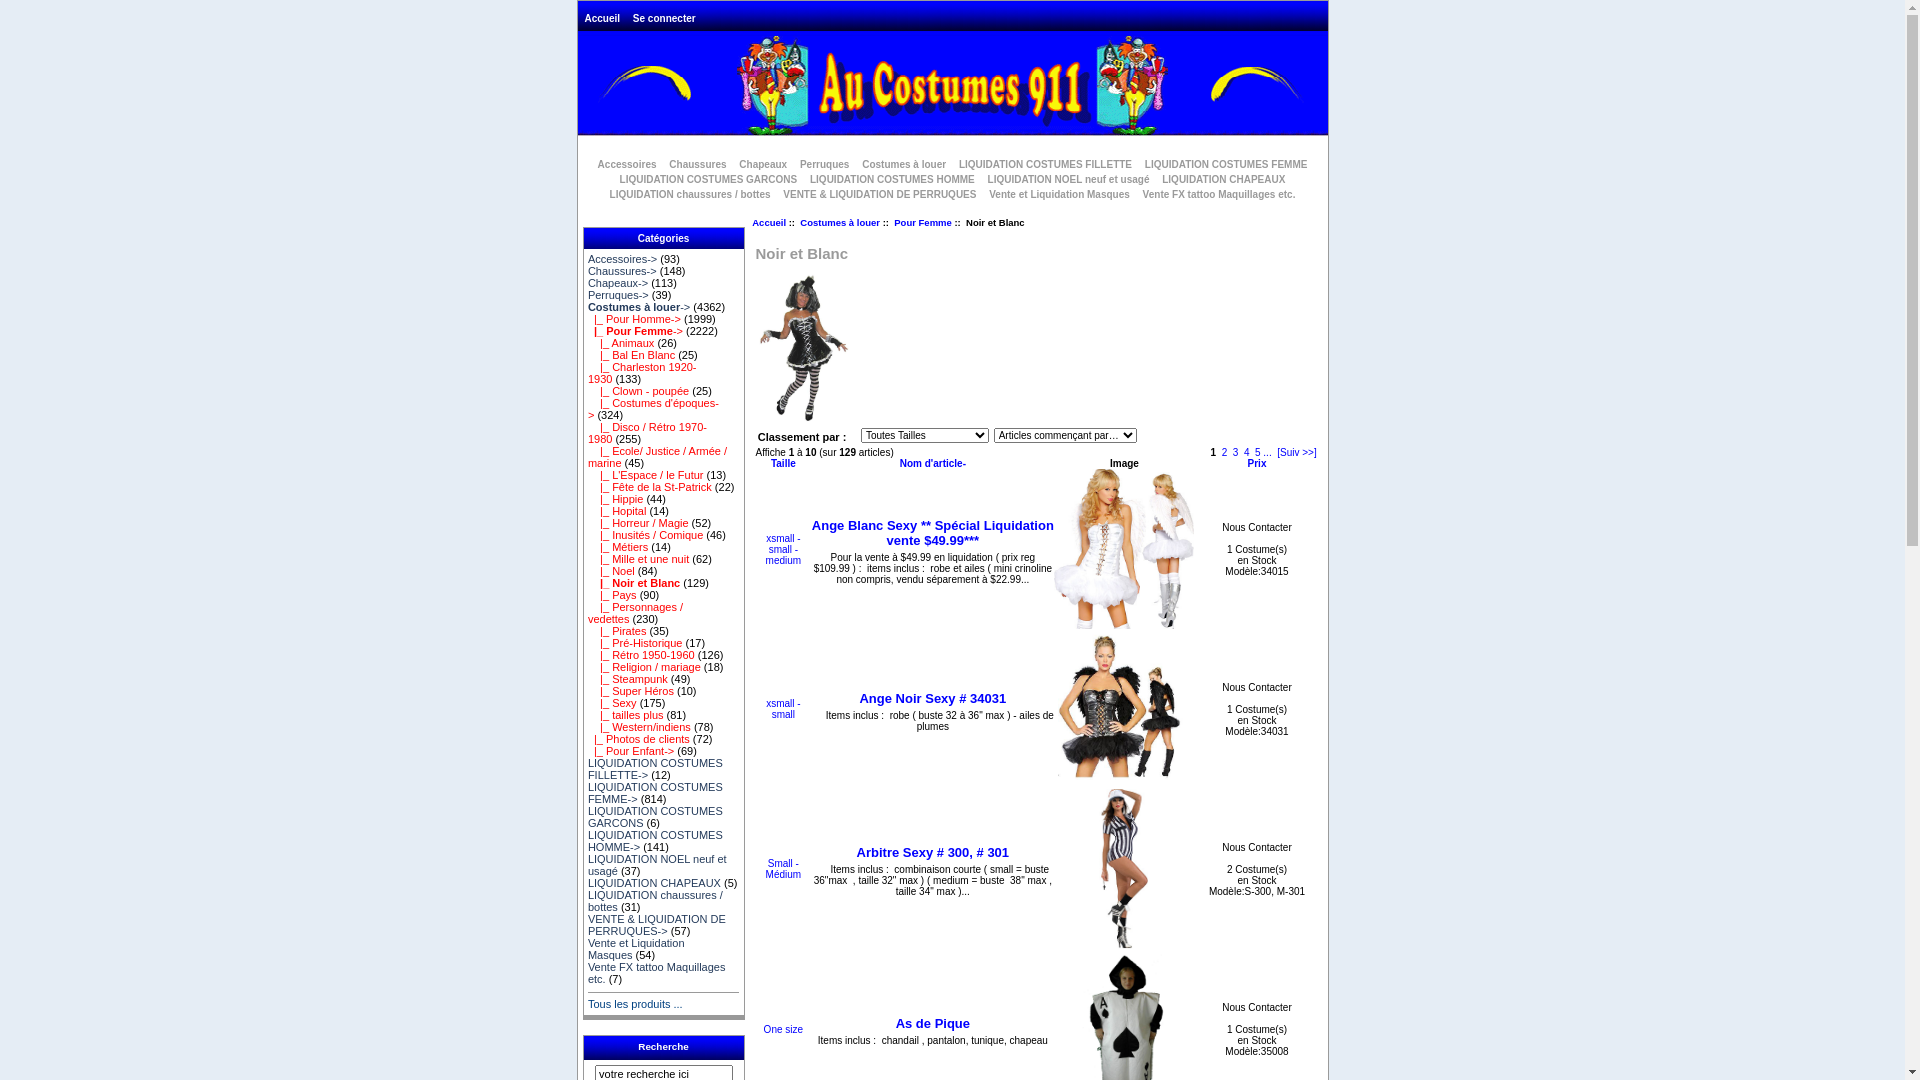 Image resolution: width=1920 pixels, height=1080 pixels. I want to click on '5', so click(1256, 452).